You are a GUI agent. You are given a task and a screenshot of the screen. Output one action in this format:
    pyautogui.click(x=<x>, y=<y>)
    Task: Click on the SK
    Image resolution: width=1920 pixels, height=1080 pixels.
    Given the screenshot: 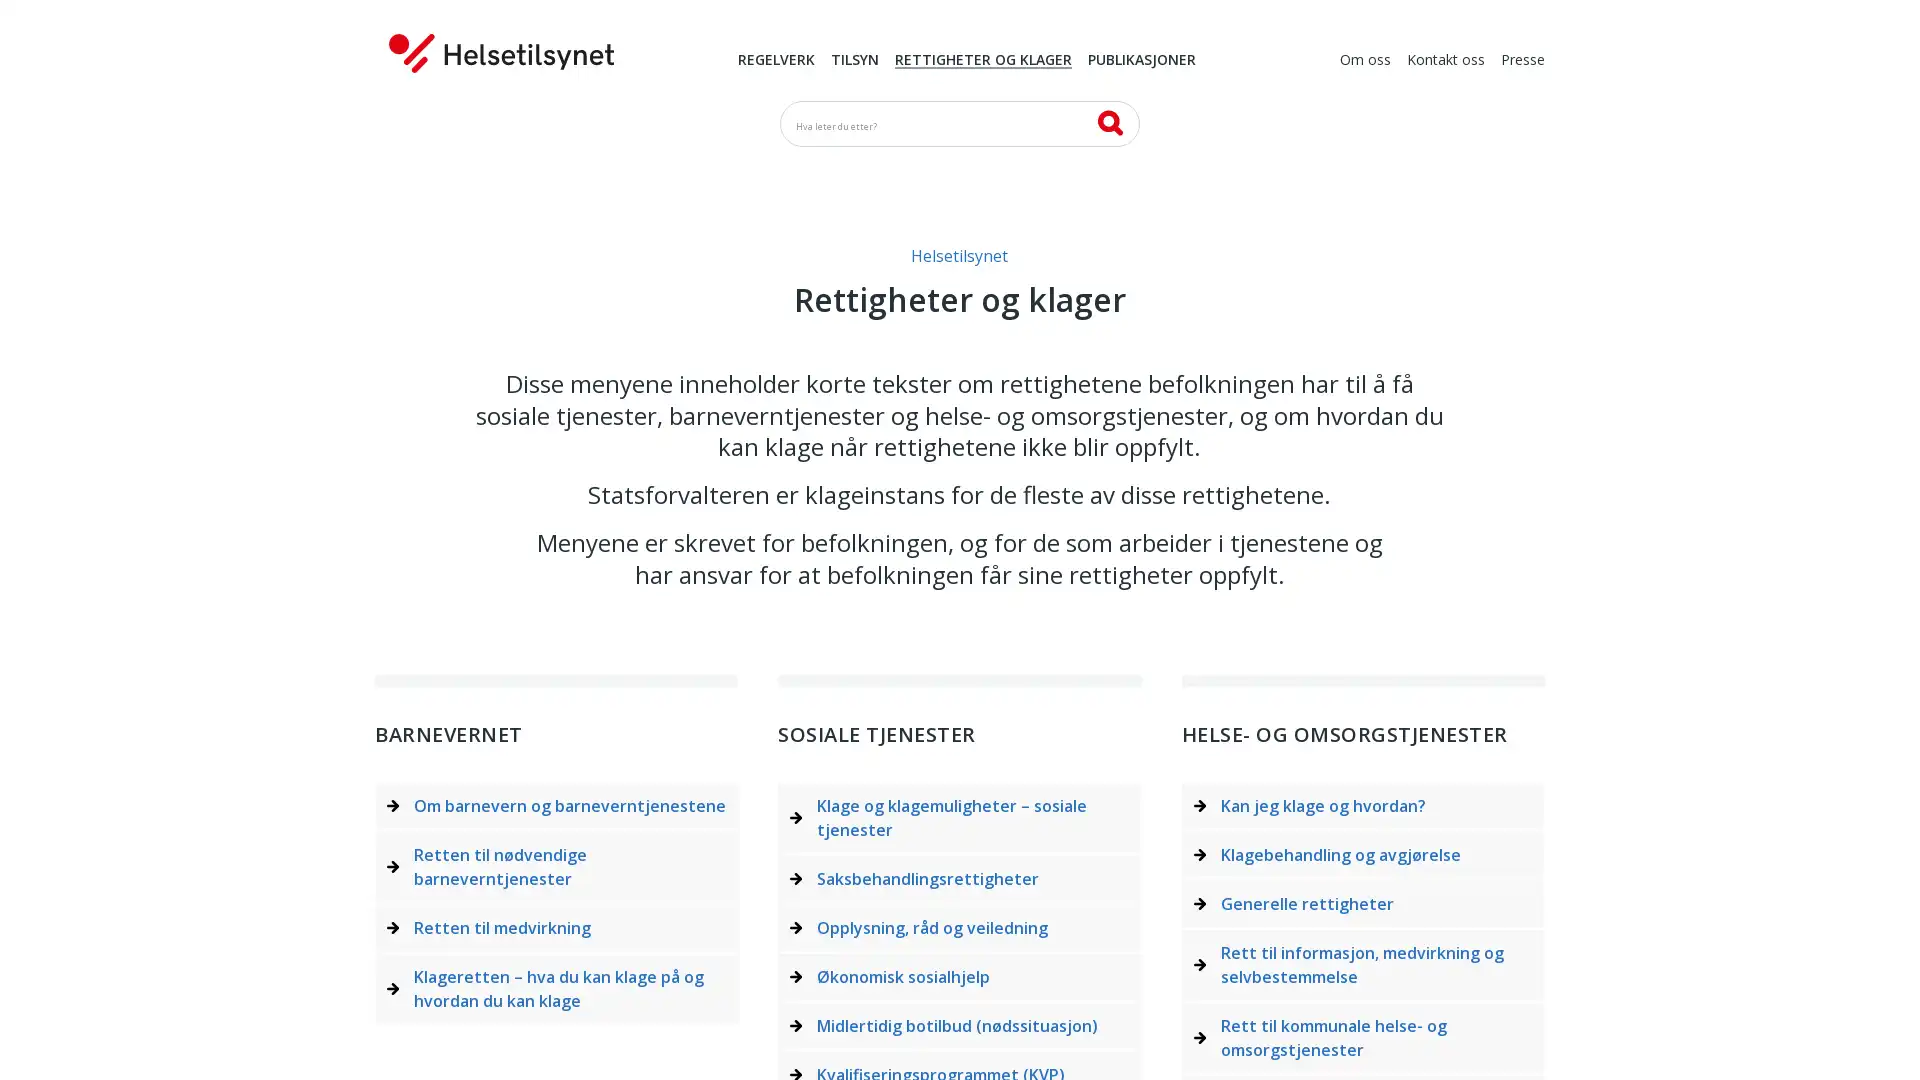 What is the action you would take?
    pyautogui.click(x=1108, y=122)
    